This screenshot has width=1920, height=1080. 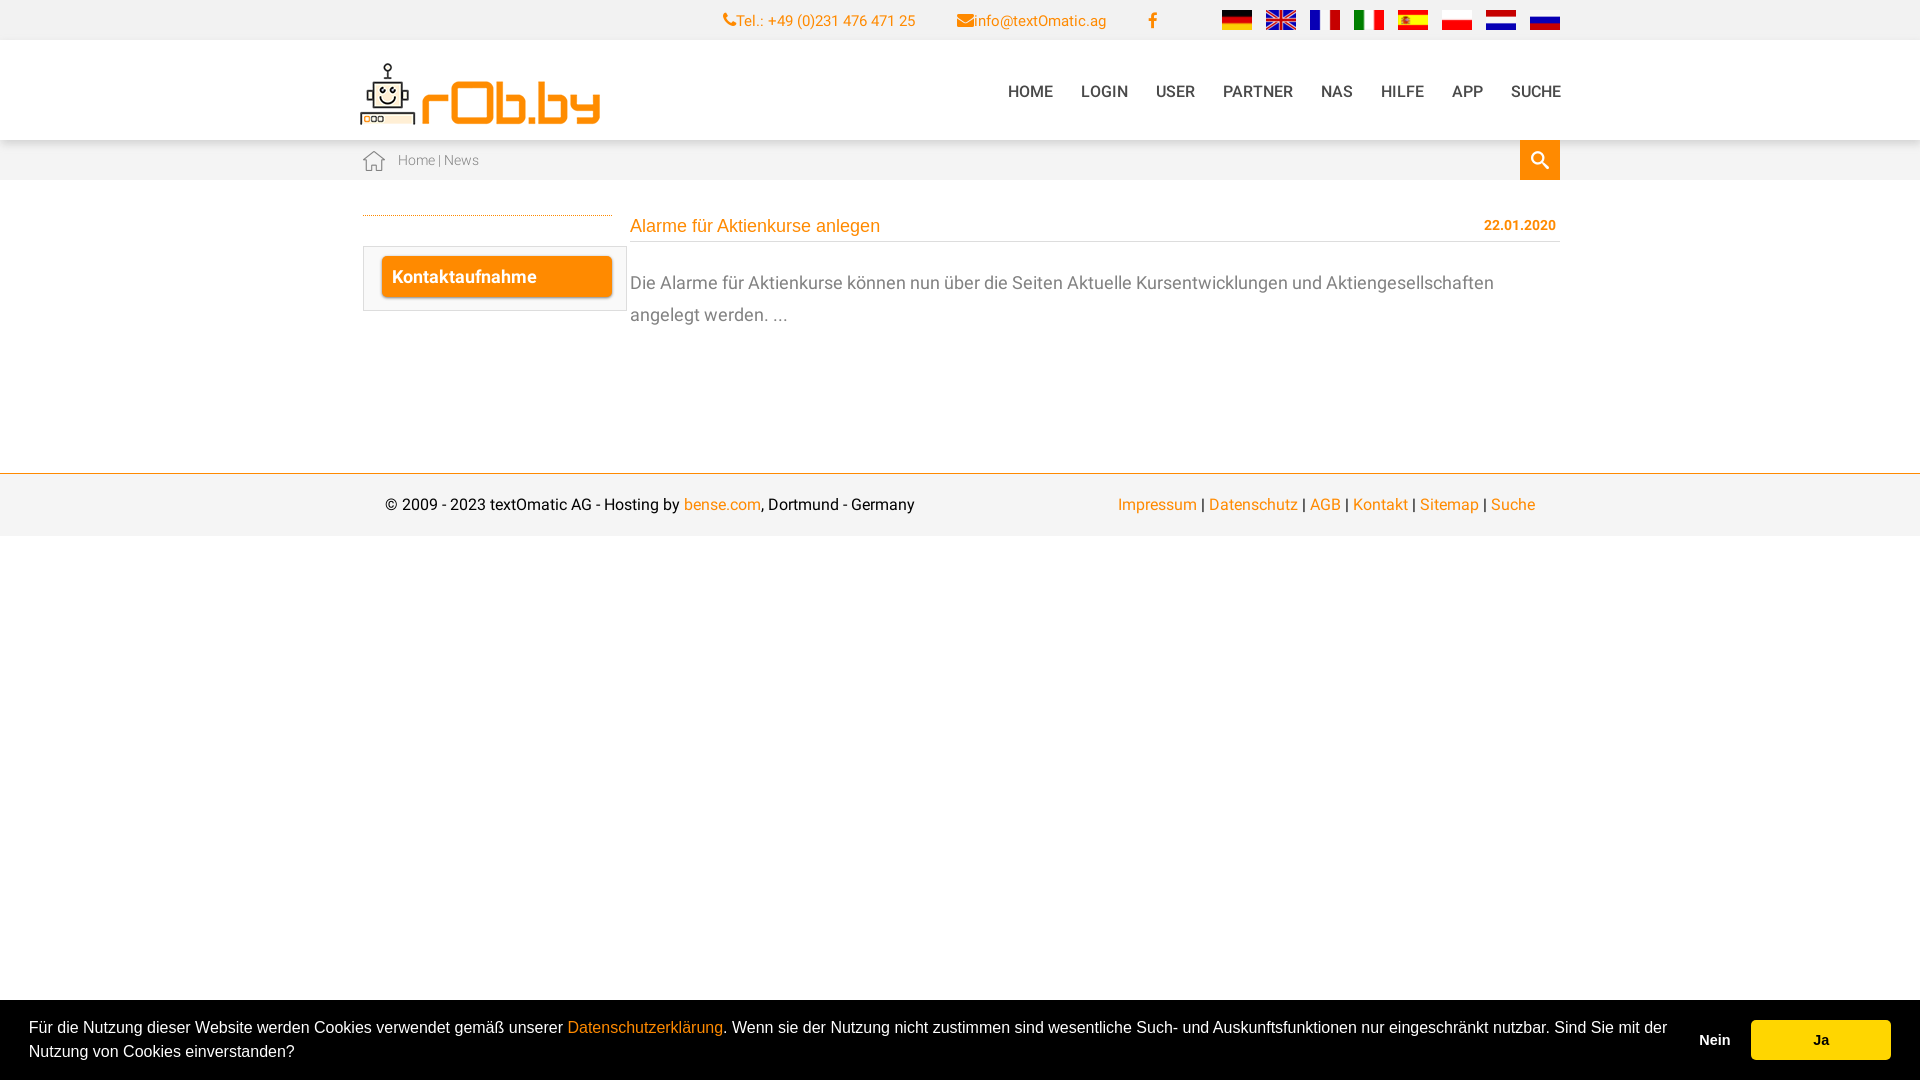 What do you see at coordinates (1449, 503) in the screenshot?
I see `'Sitemap'` at bounding box center [1449, 503].